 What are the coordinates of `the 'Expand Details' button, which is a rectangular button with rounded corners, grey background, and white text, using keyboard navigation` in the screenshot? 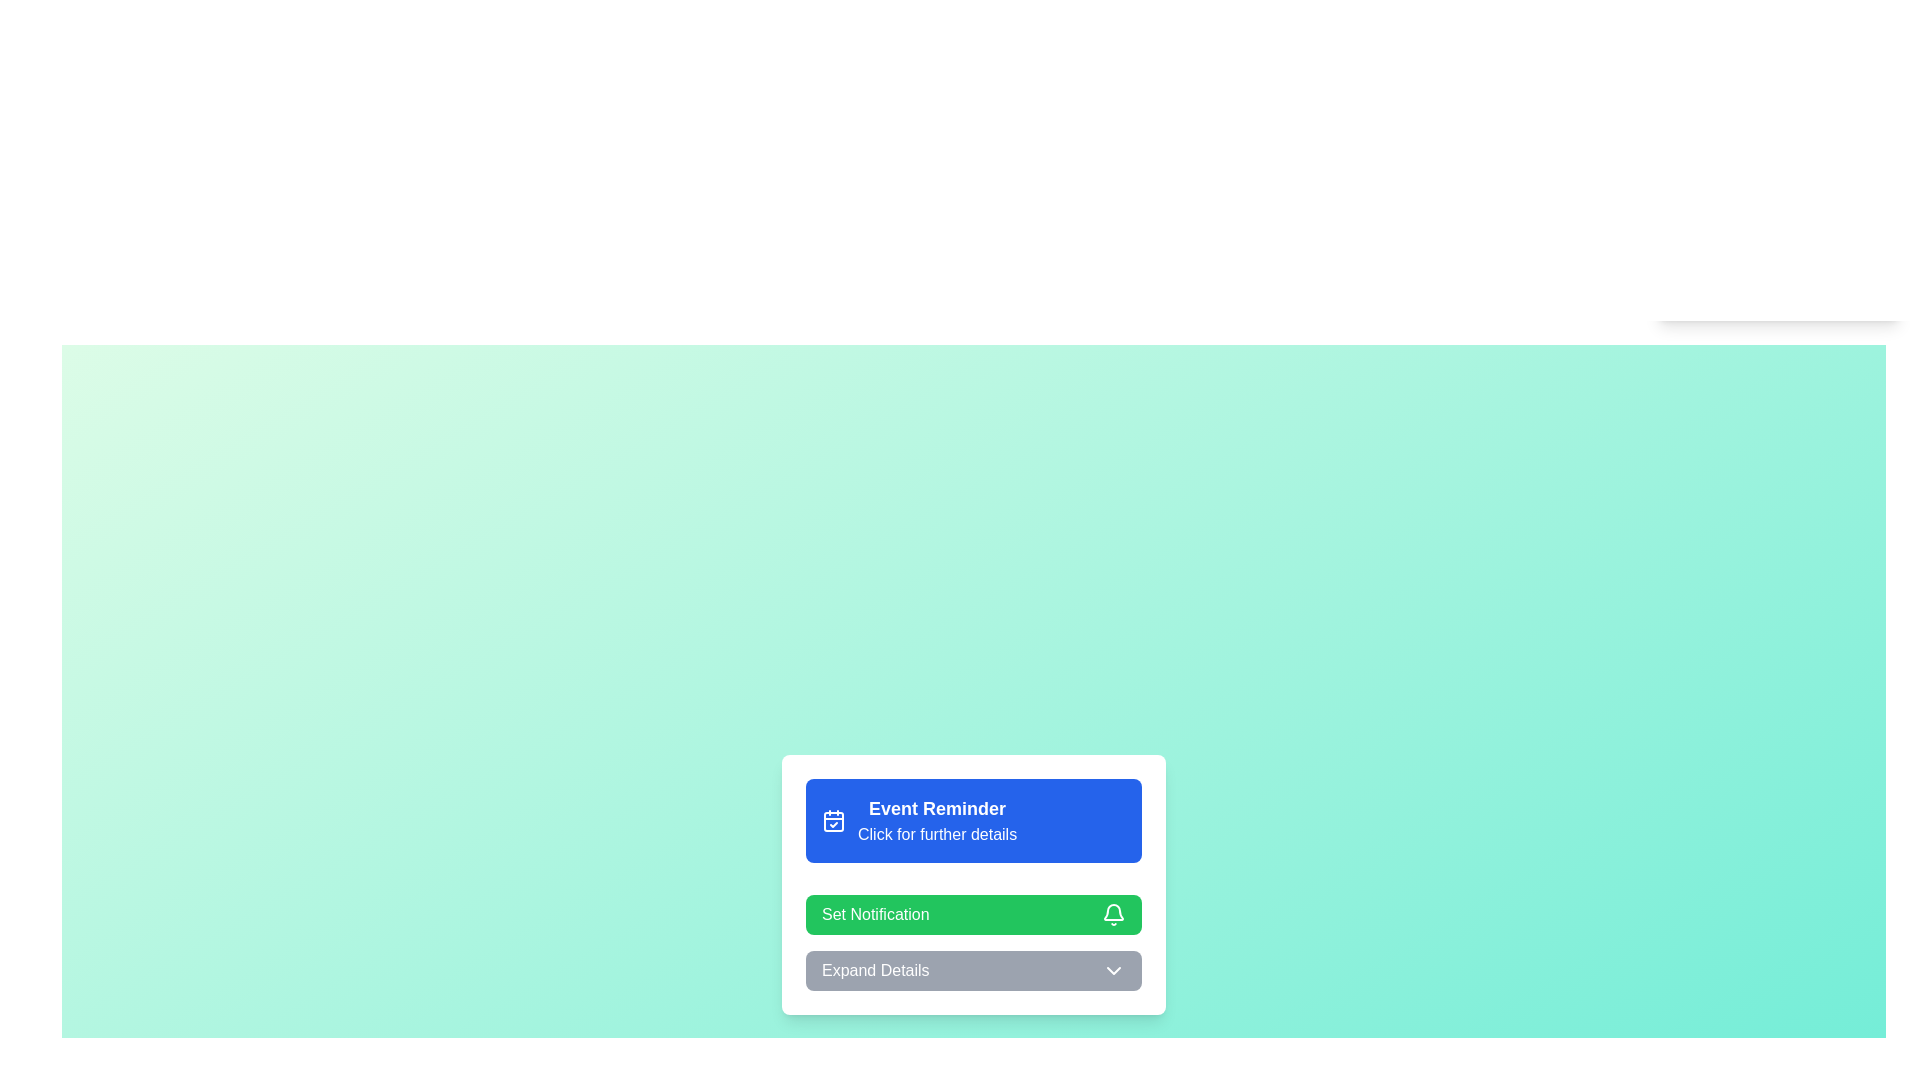 It's located at (974, 970).